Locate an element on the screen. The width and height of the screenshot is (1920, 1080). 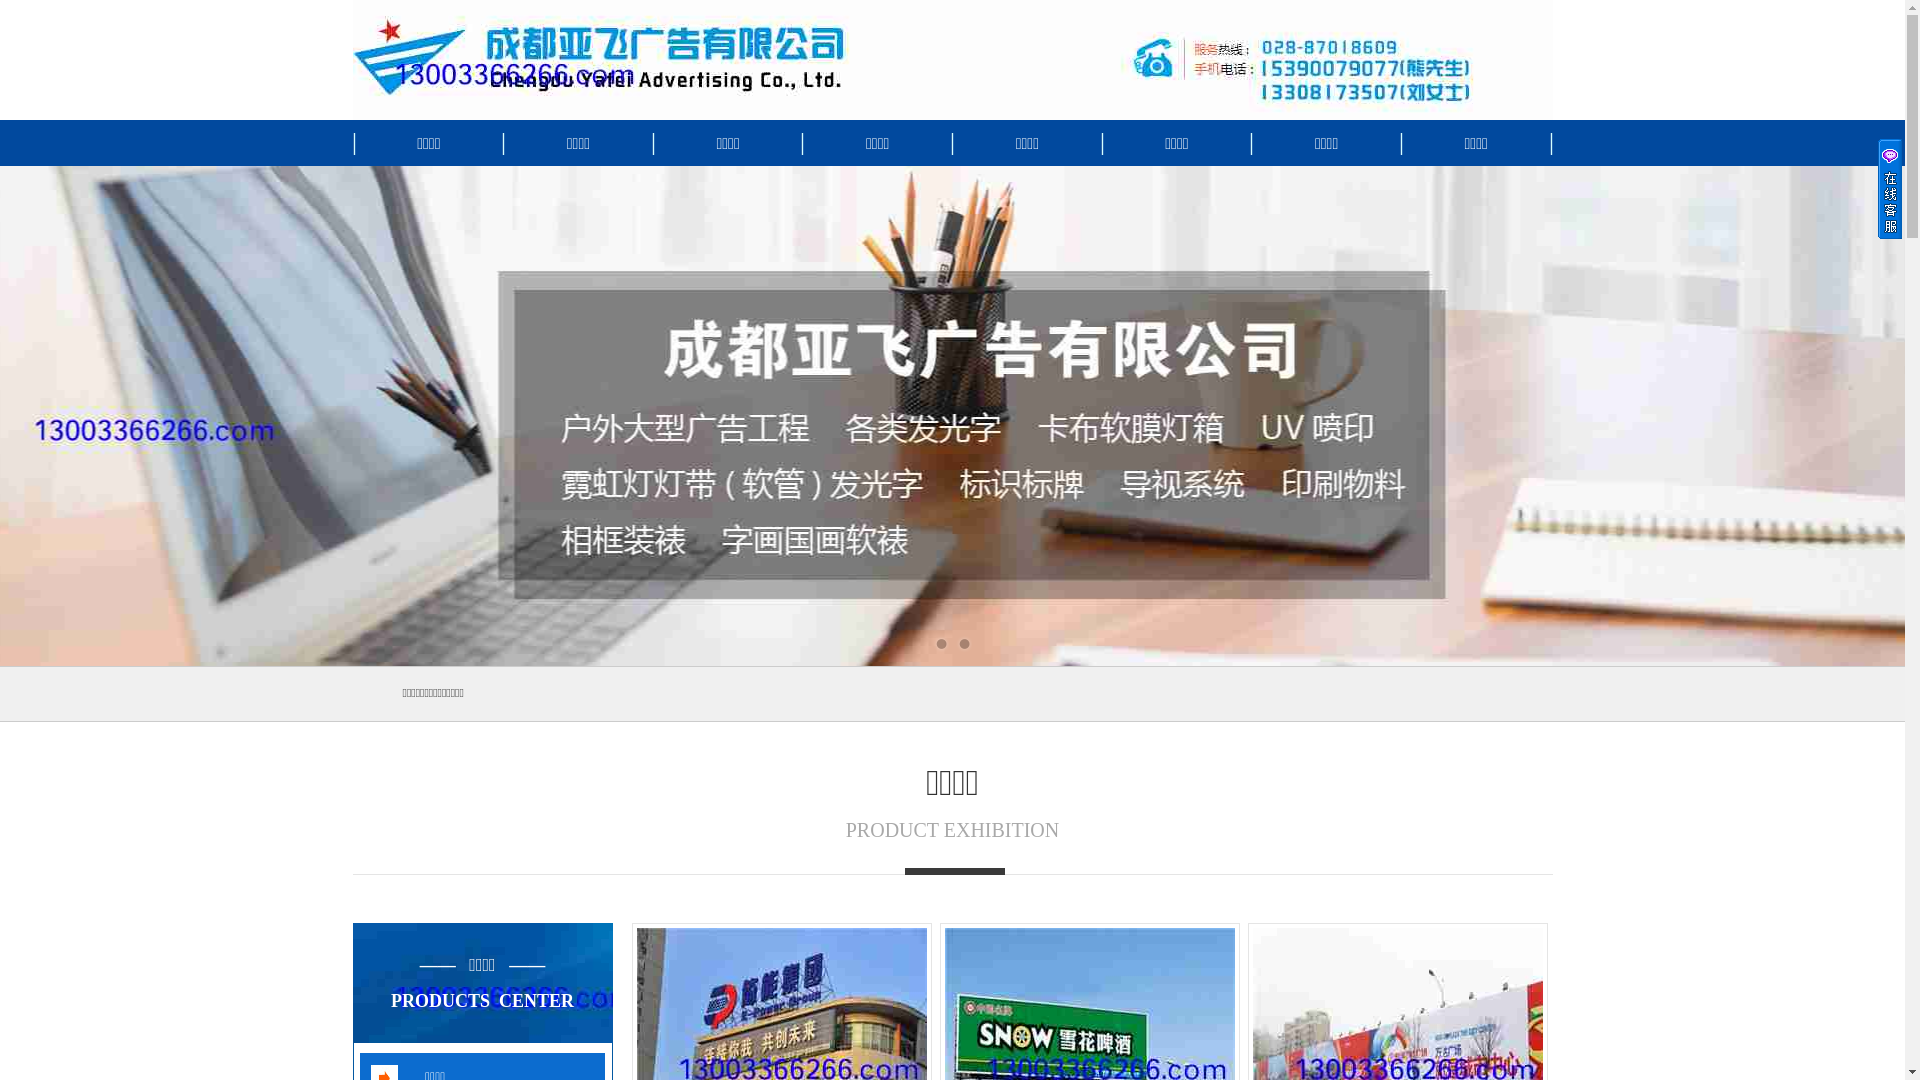
'1' is located at coordinates (931, 644).